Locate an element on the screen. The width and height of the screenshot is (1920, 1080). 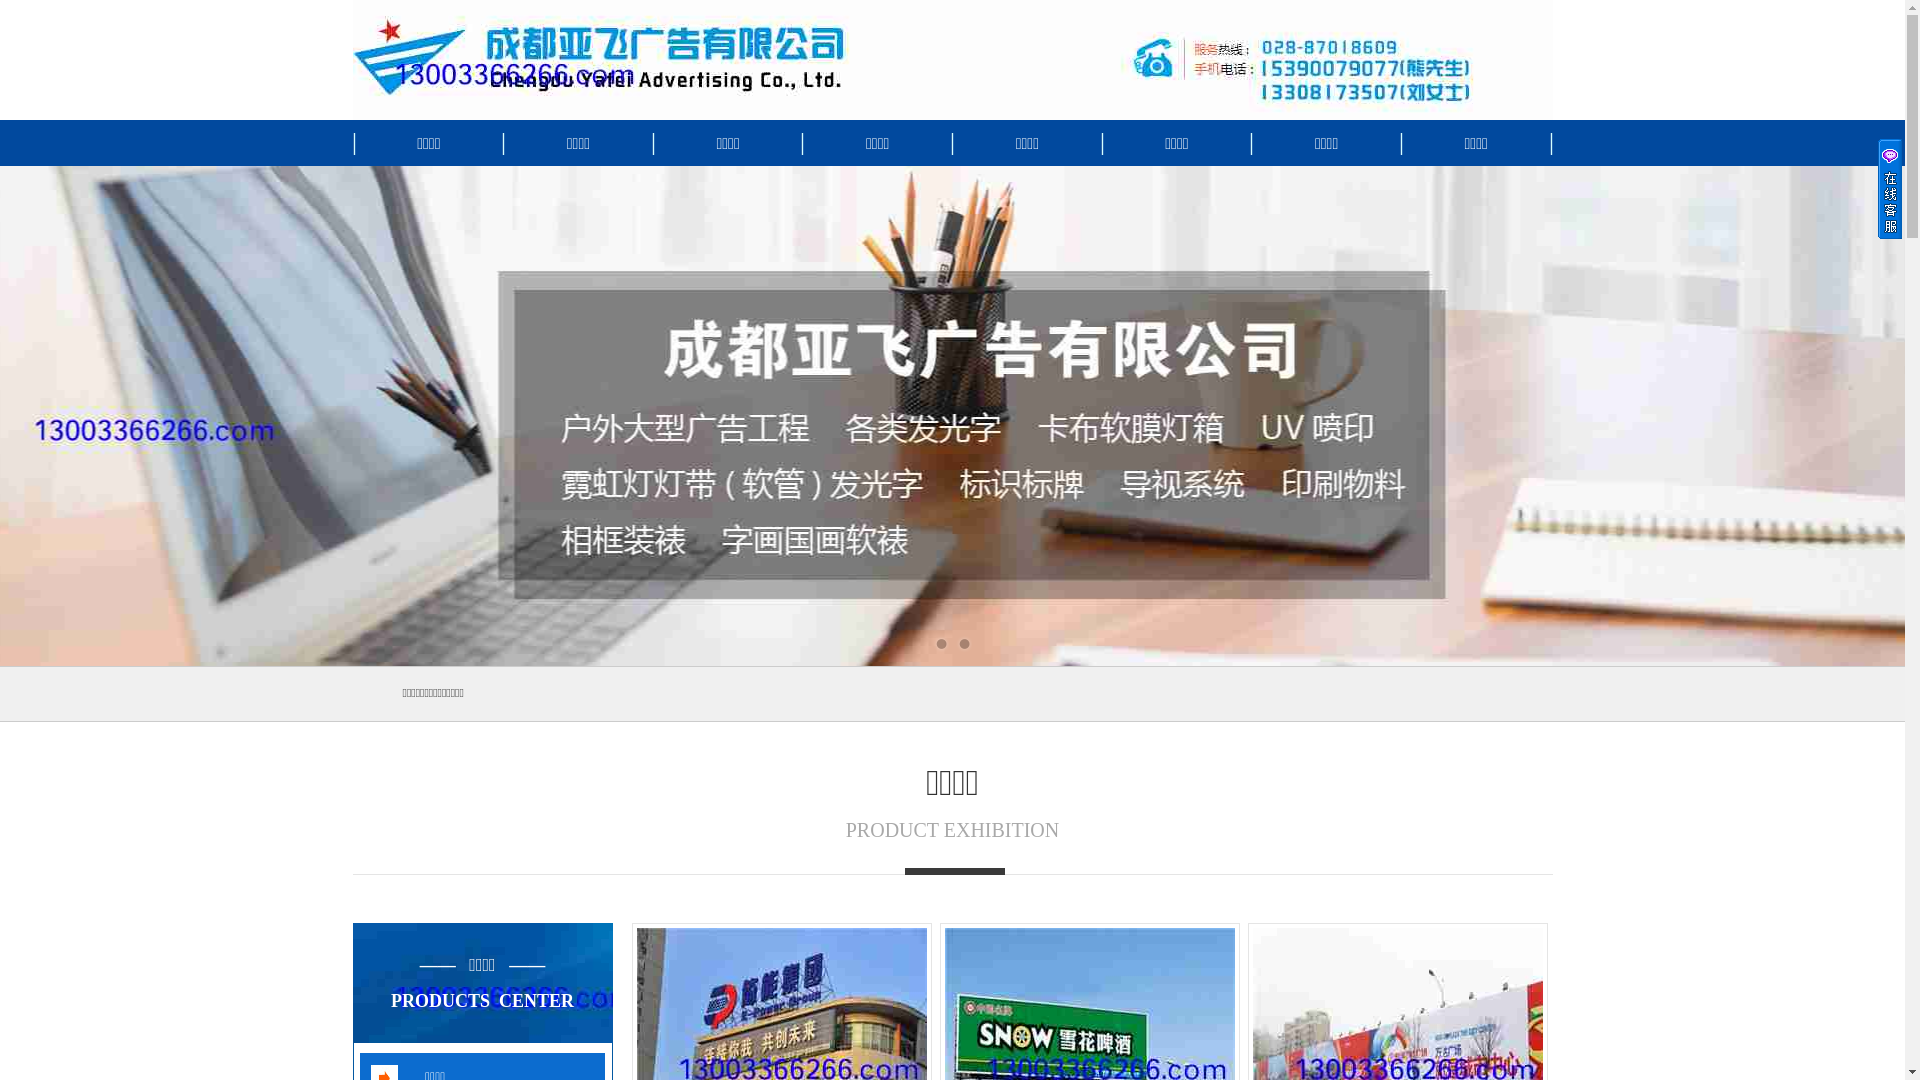
'1' is located at coordinates (931, 644).